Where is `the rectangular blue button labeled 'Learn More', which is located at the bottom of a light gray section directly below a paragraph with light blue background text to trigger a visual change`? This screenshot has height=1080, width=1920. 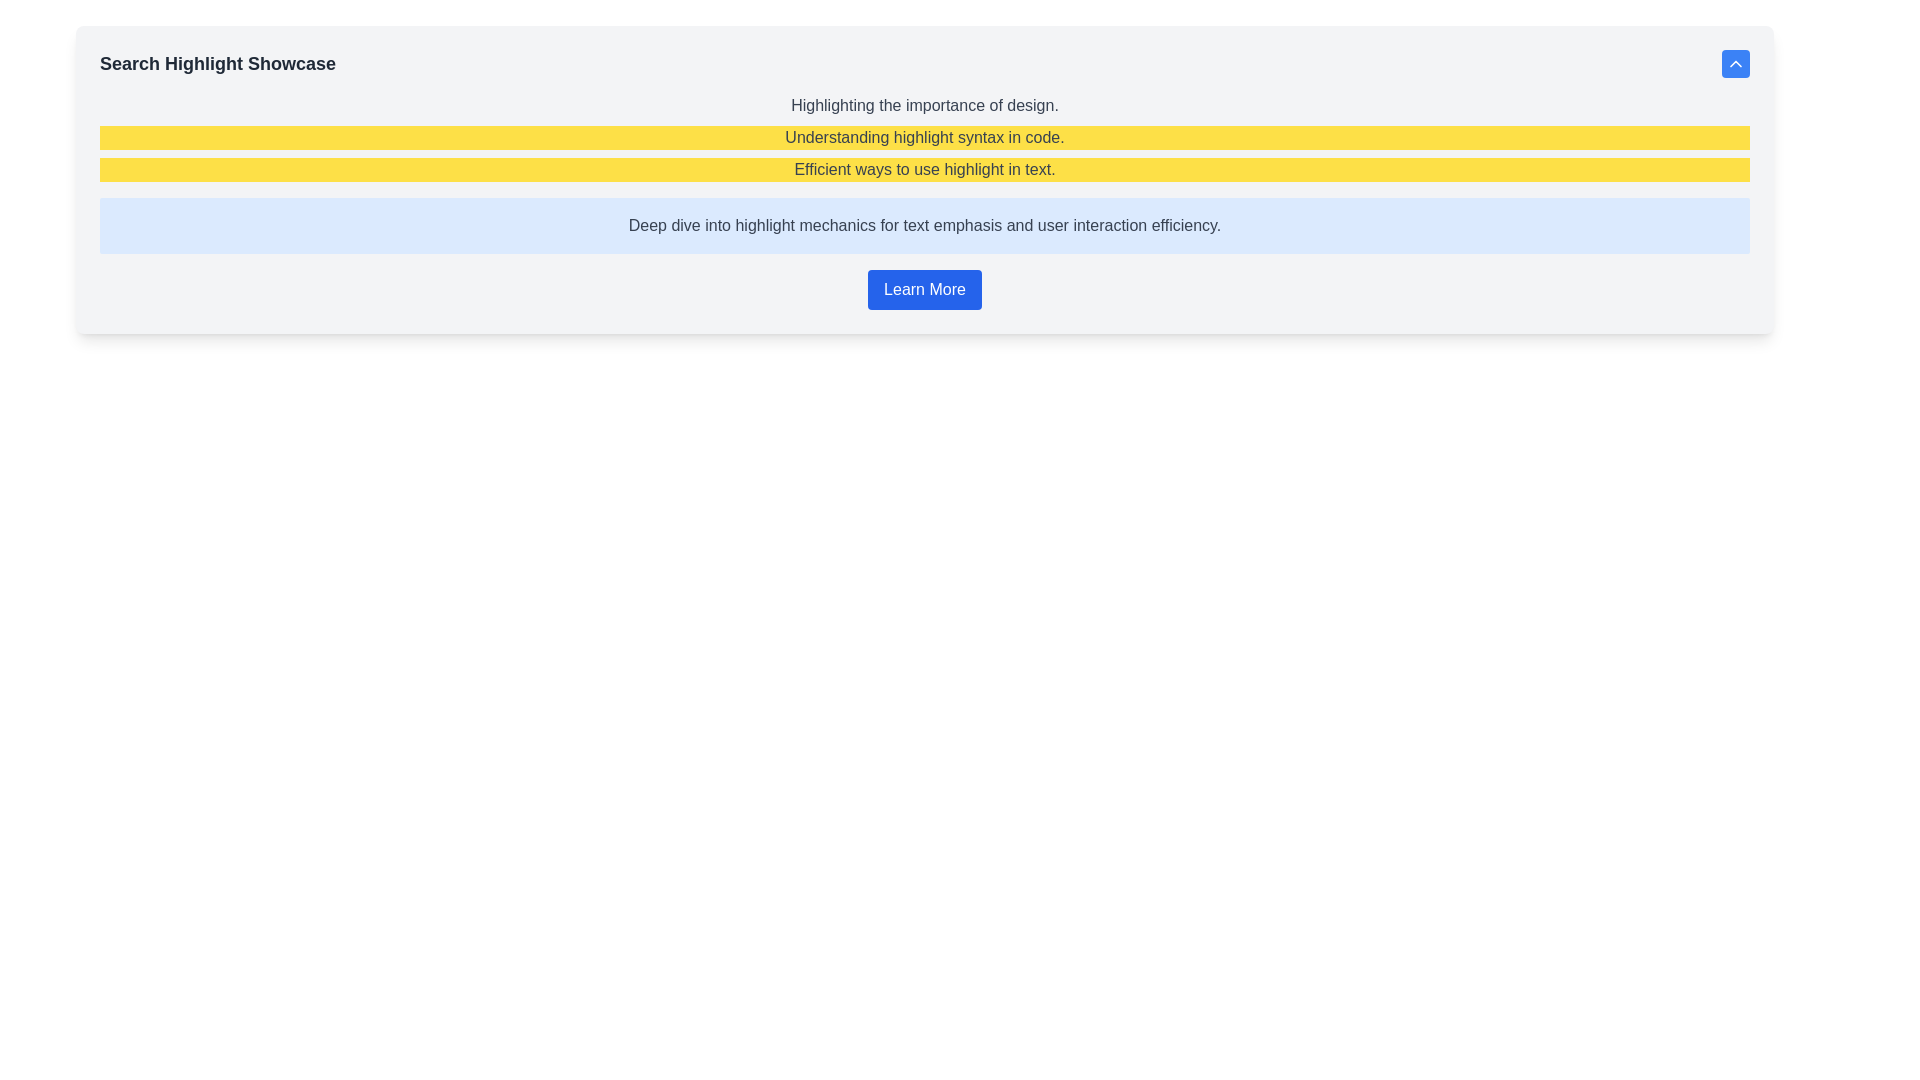 the rectangular blue button labeled 'Learn More', which is located at the bottom of a light gray section directly below a paragraph with light blue background text to trigger a visual change is located at coordinates (924, 289).